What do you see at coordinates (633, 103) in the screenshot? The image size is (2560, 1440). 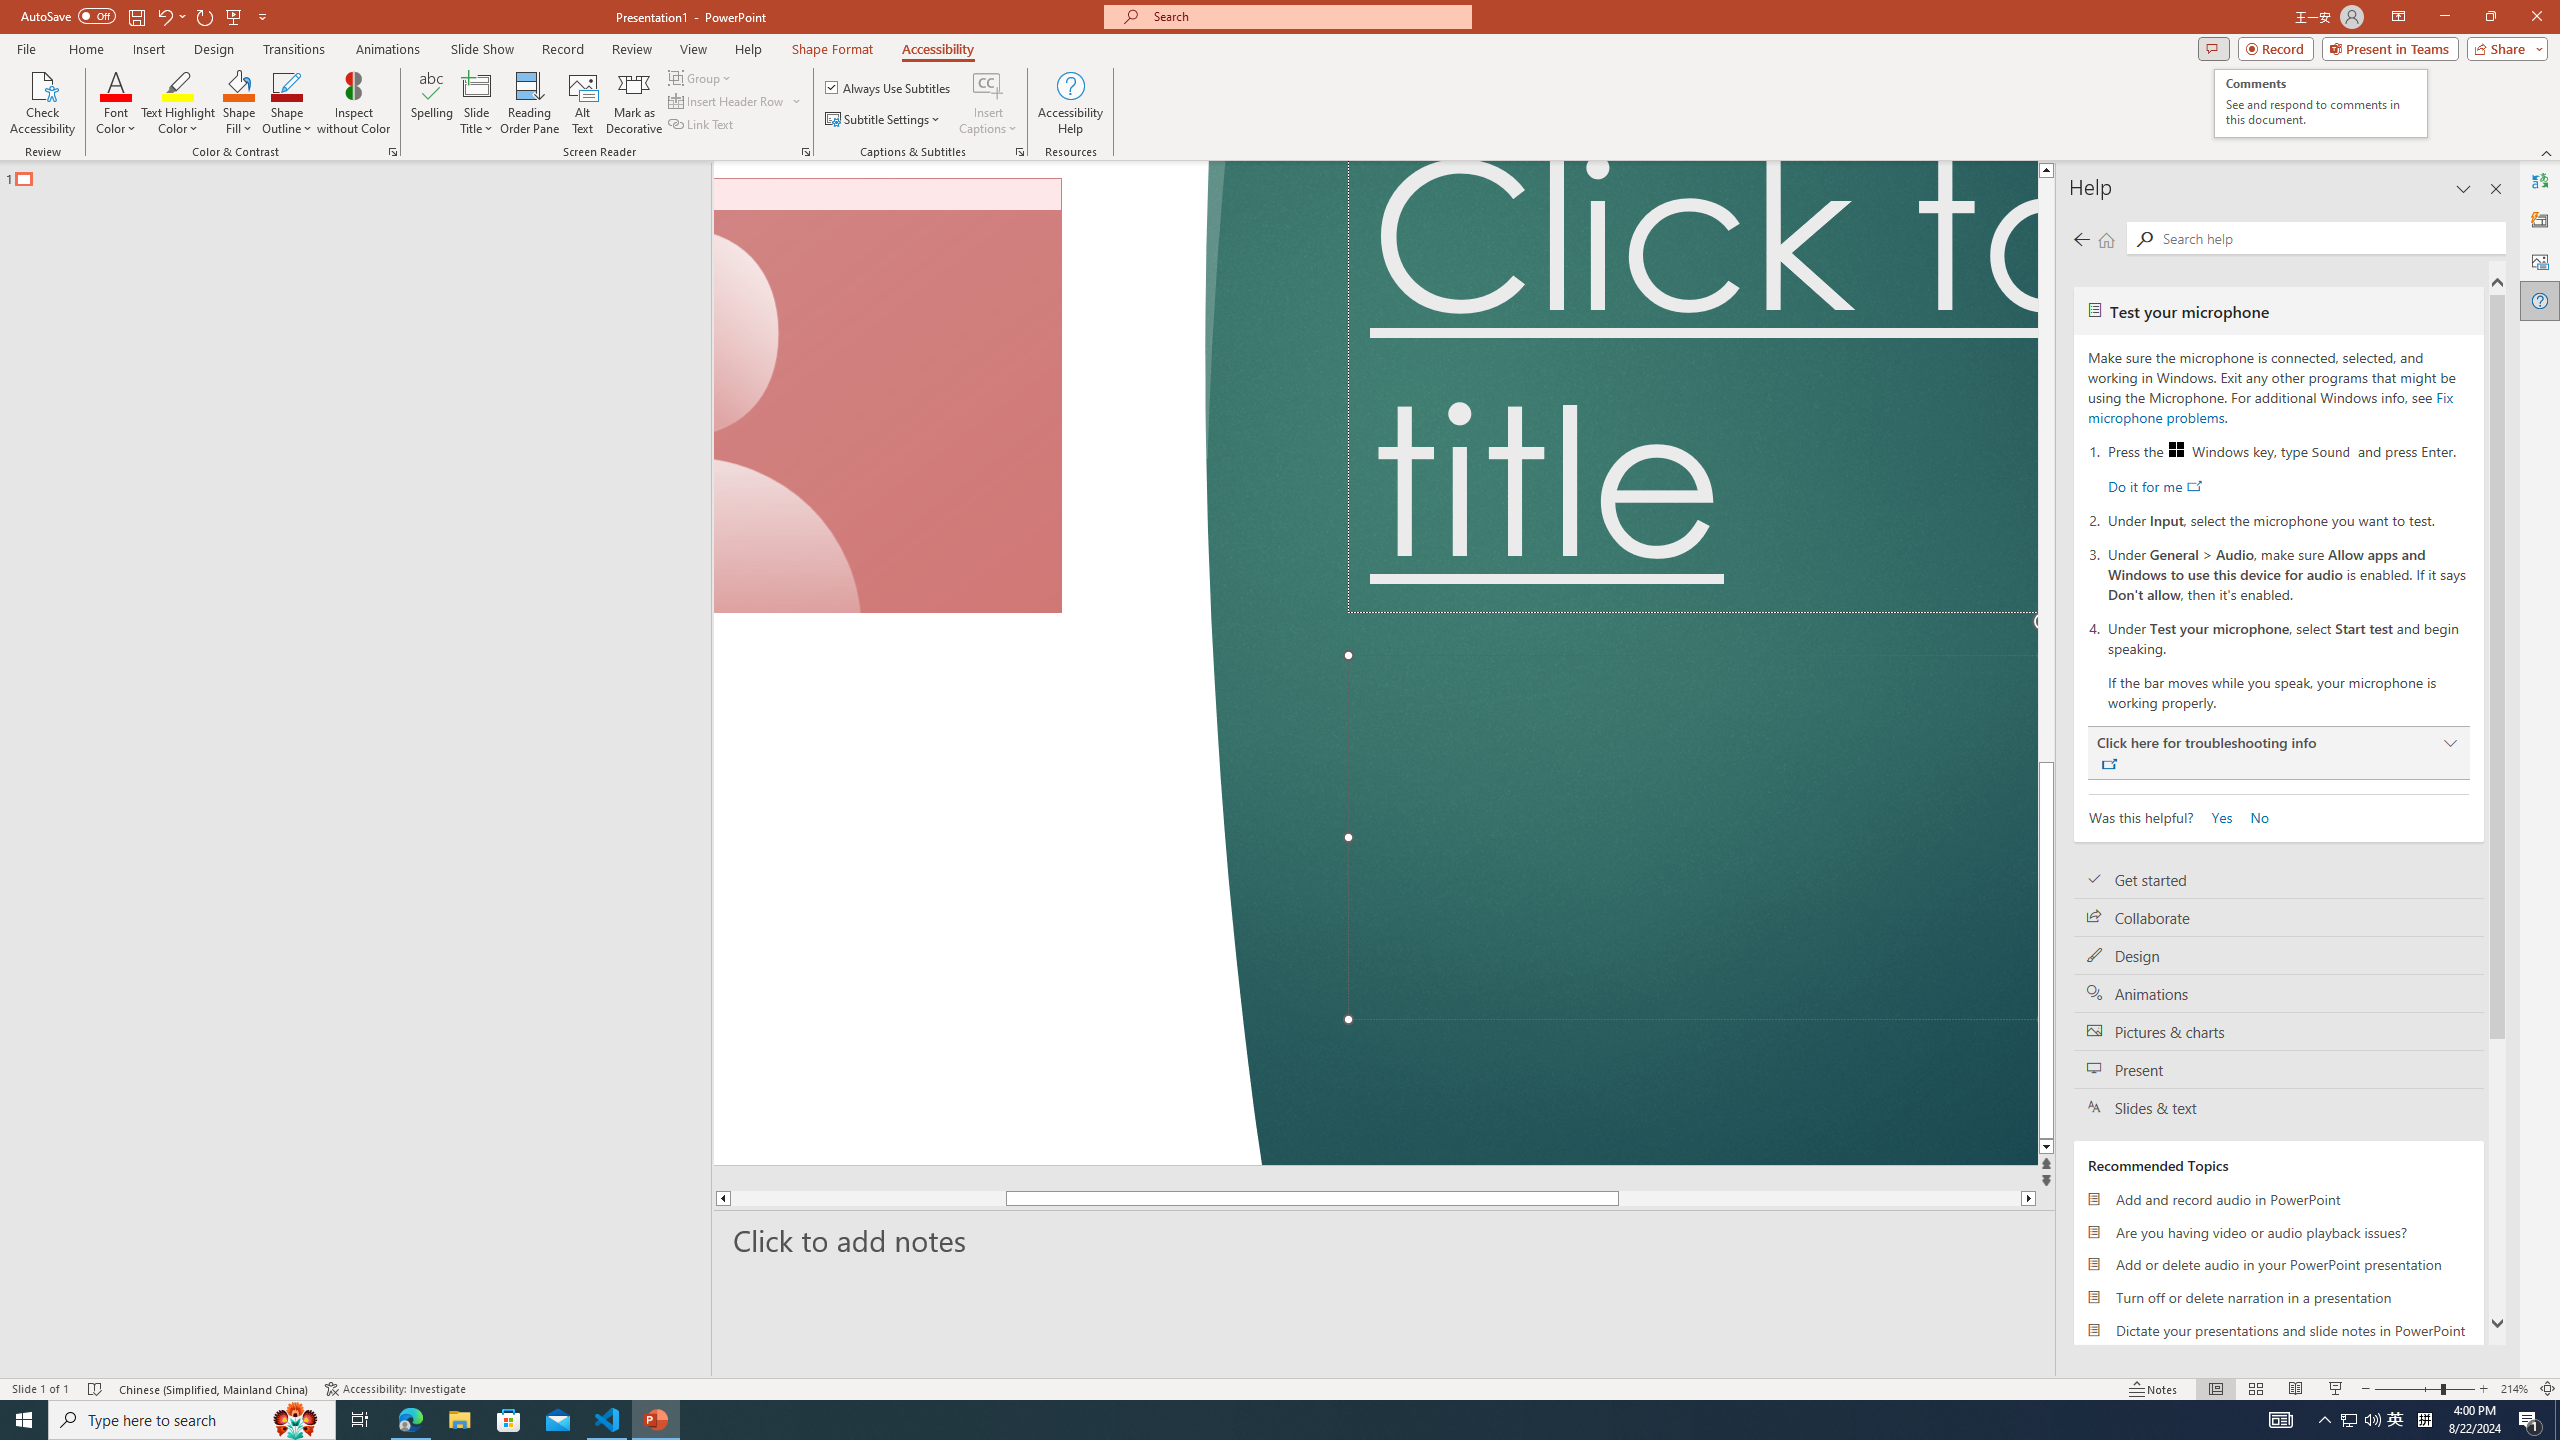 I see `'Mark as Decorative'` at bounding box center [633, 103].